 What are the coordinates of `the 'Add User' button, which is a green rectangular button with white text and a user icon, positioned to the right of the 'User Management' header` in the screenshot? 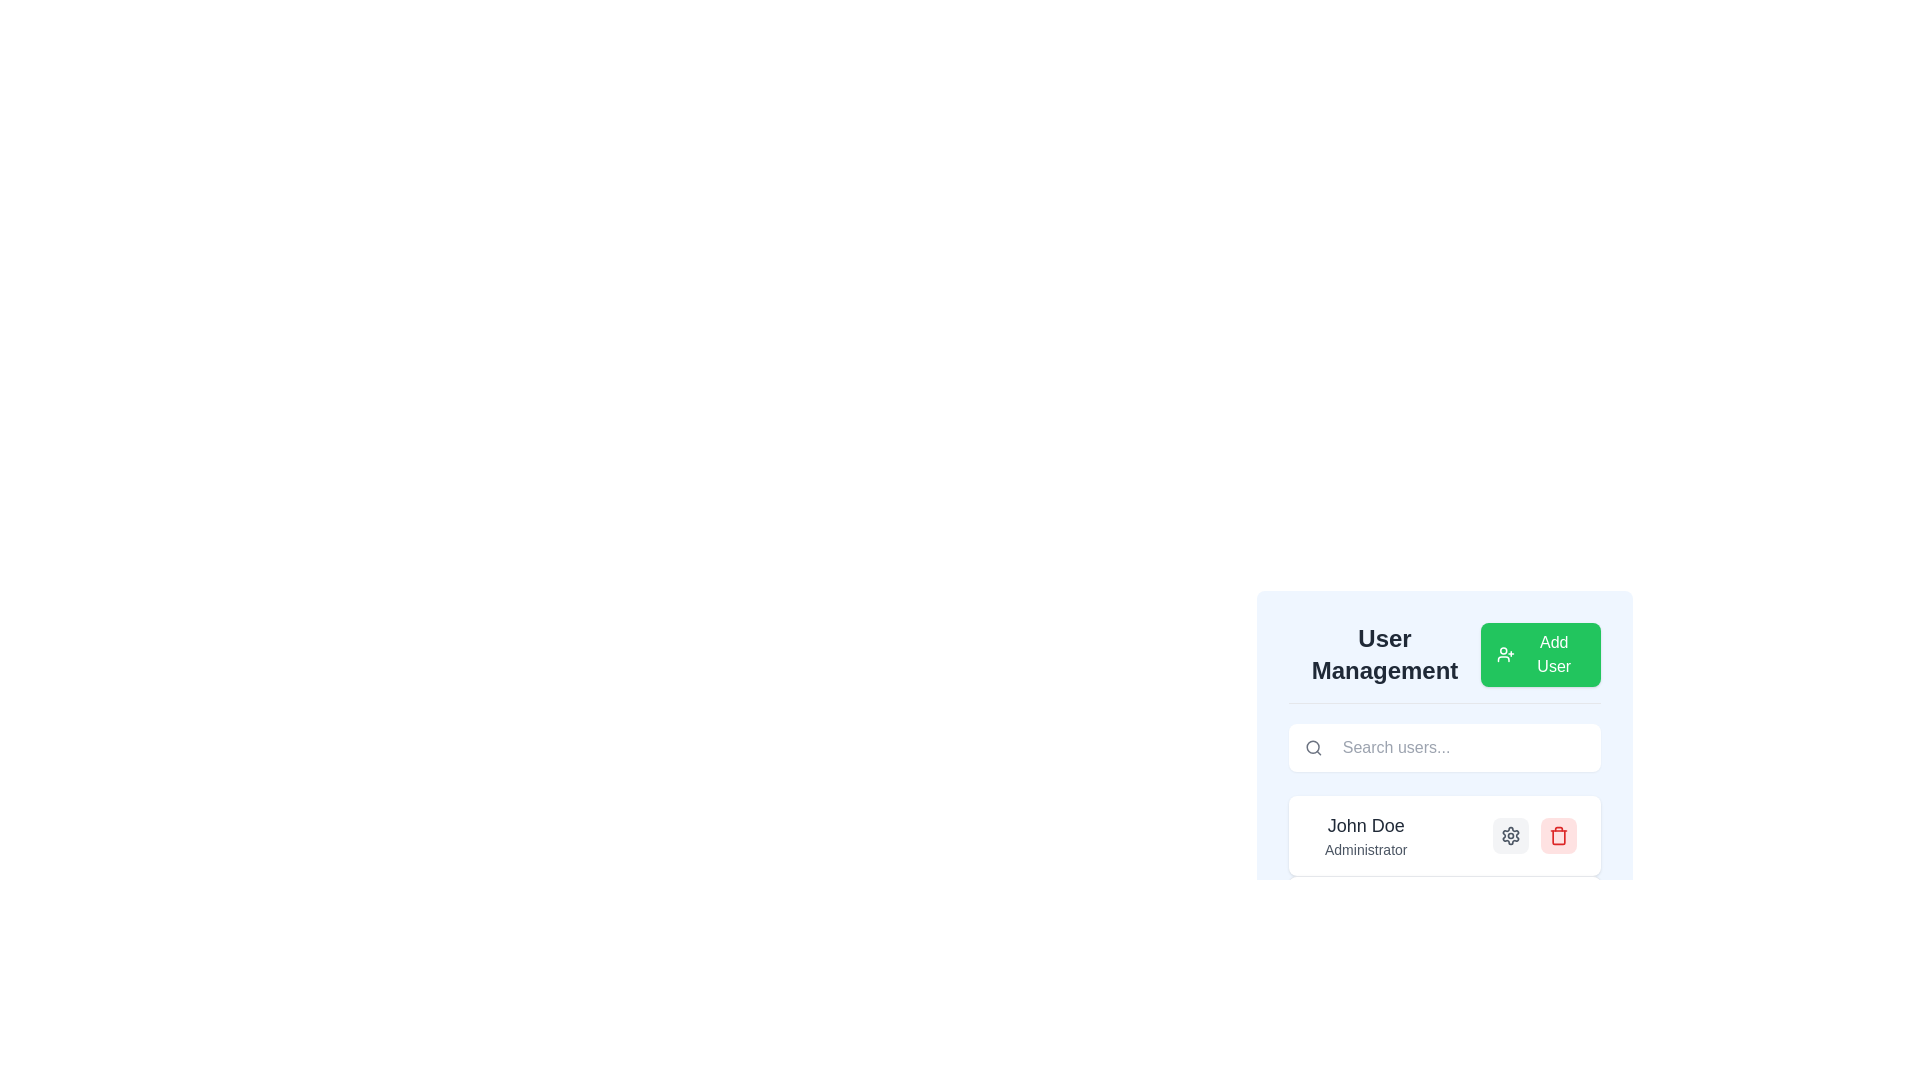 It's located at (1539, 655).